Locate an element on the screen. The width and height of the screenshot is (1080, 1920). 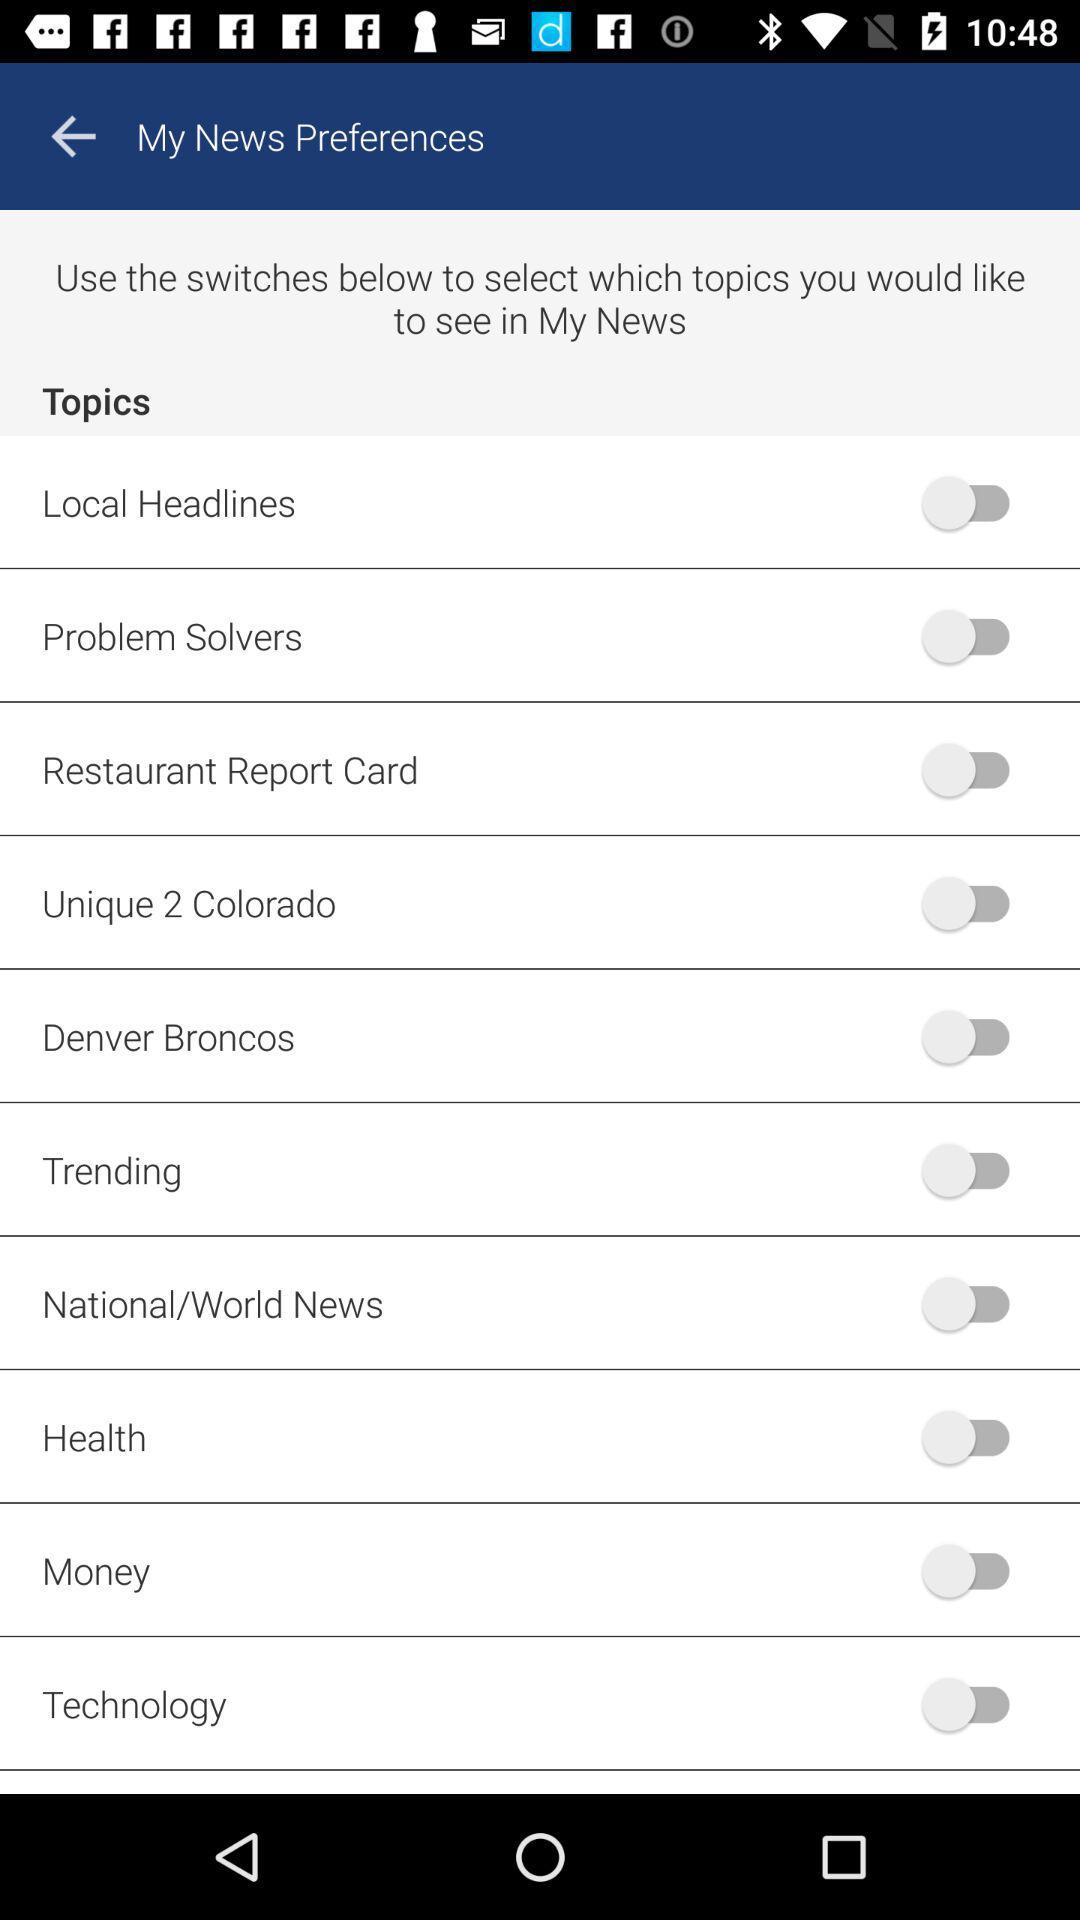
the switch button which is beside text problem solvers is located at coordinates (974, 634).